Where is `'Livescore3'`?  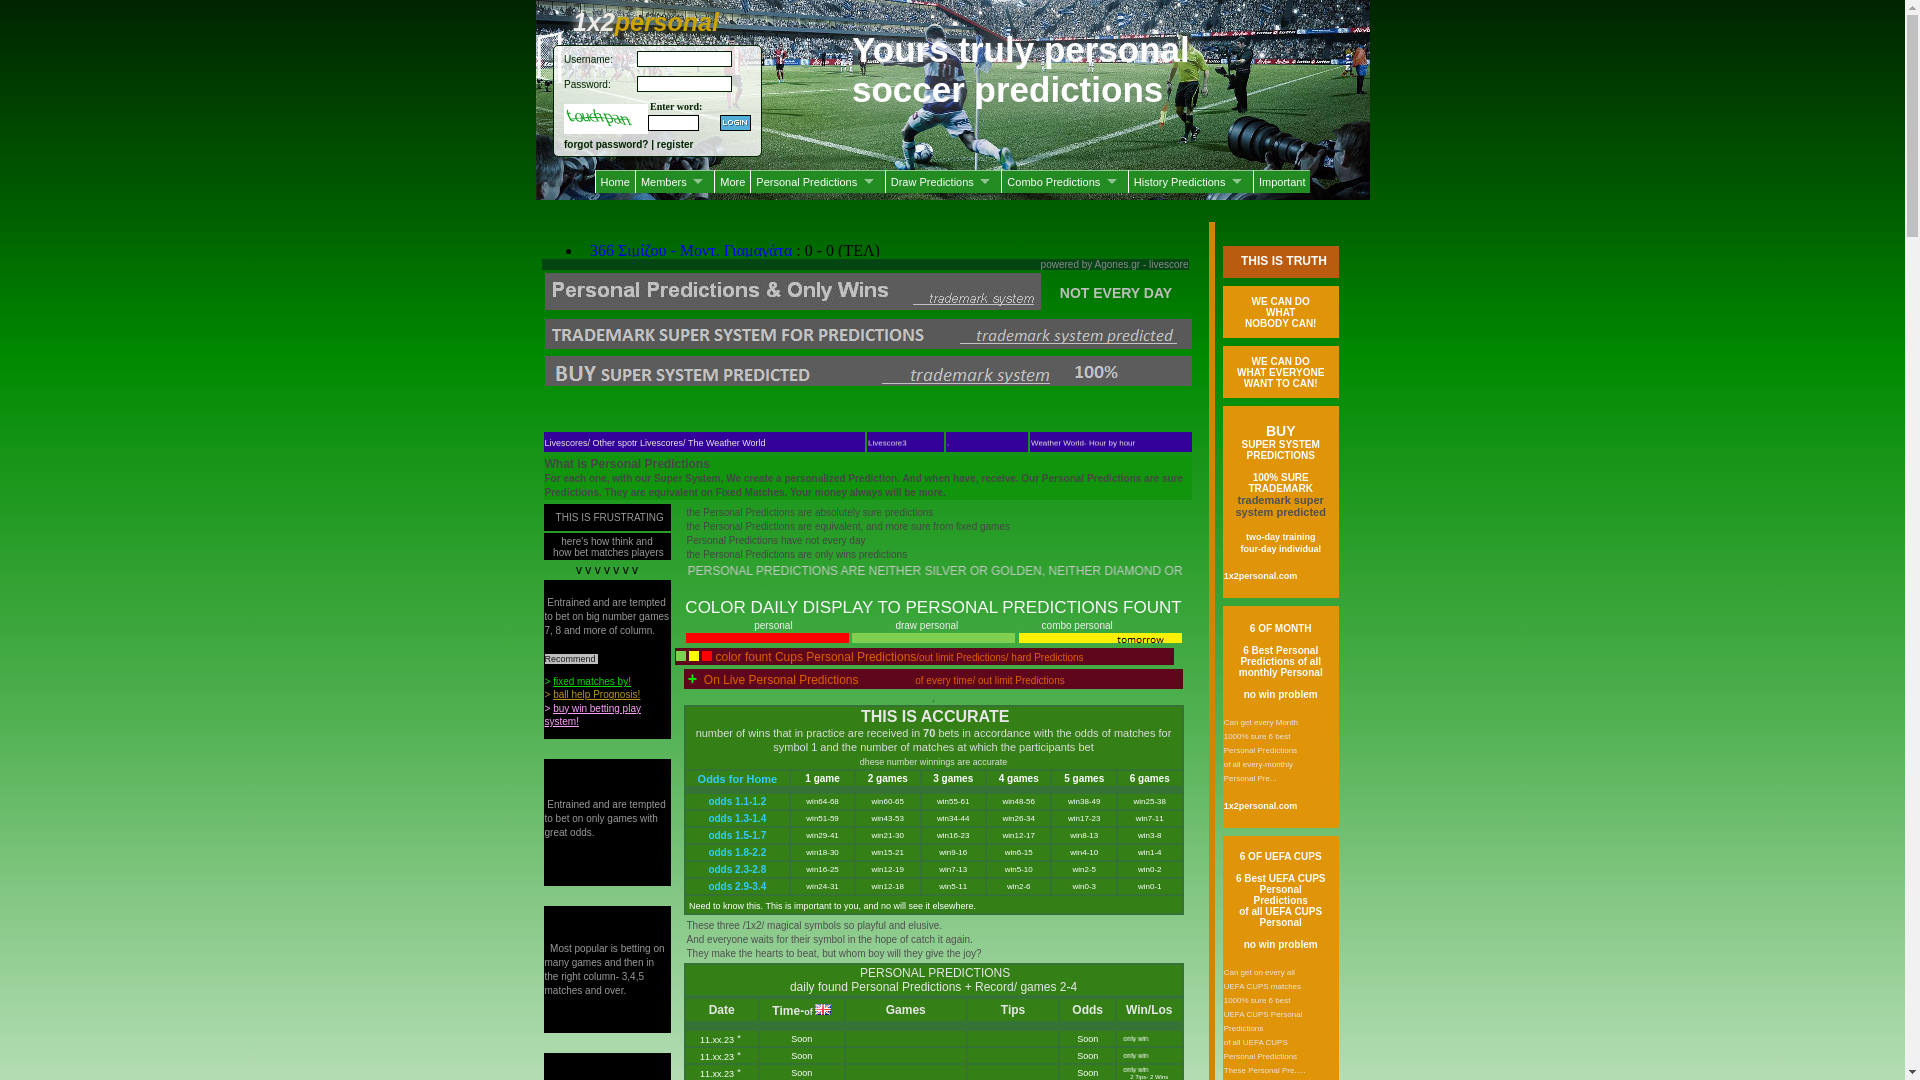 'Livescore3' is located at coordinates (886, 416).